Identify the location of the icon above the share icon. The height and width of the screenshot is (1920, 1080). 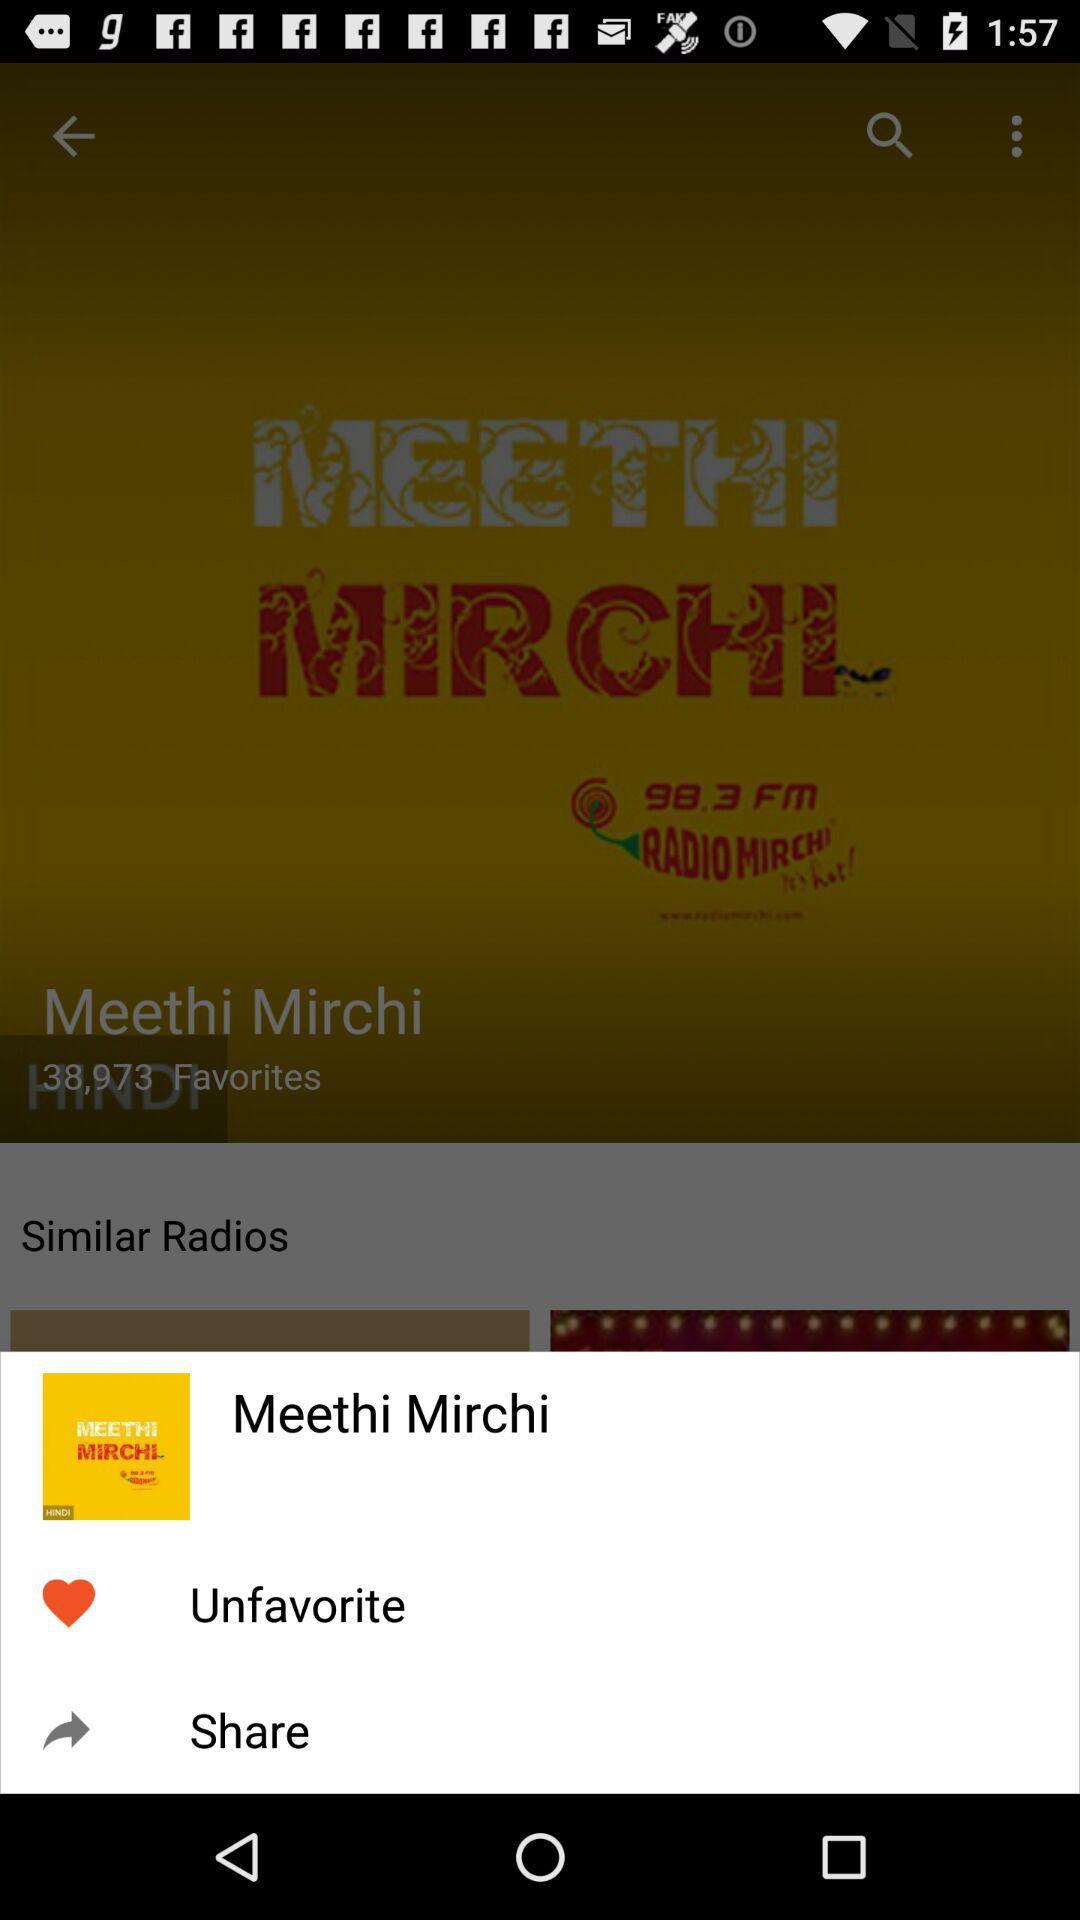
(297, 1604).